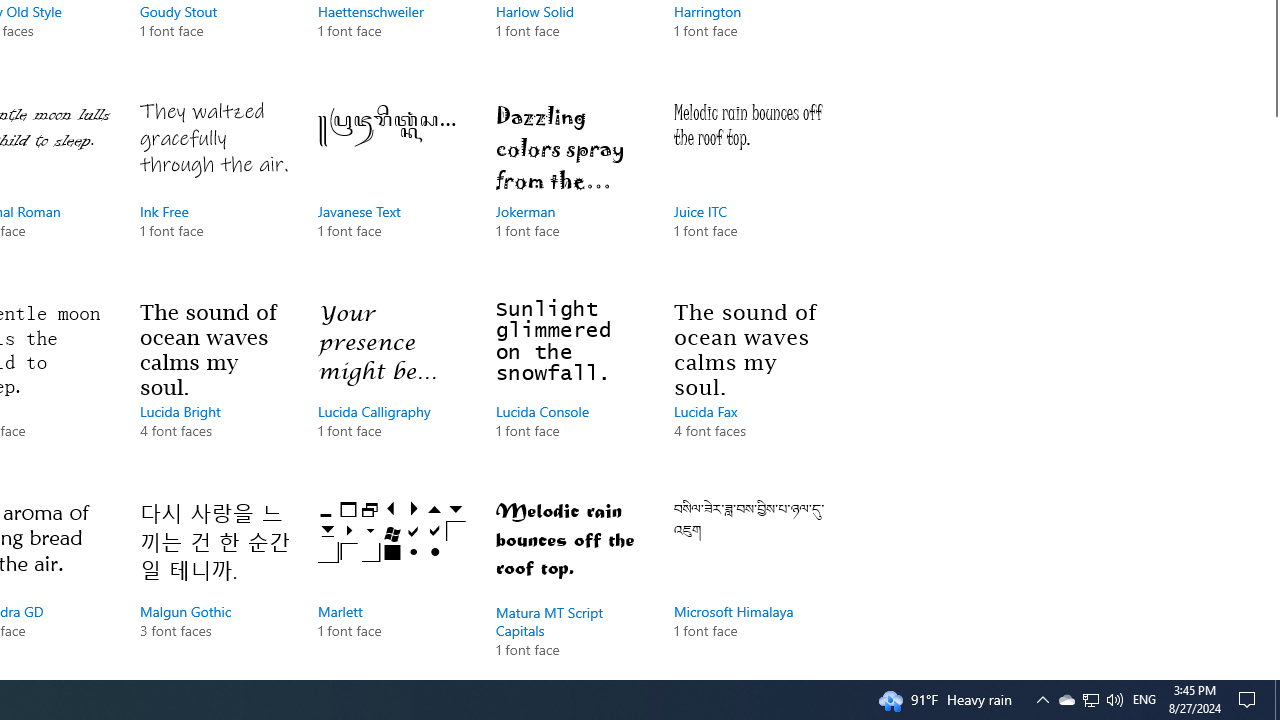 This screenshot has width=1280, height=720. What do you see at coordinates (1113, 698) in the screenshot?
I see `'Q2790: 100%'` at bounding box center [1113, 698].